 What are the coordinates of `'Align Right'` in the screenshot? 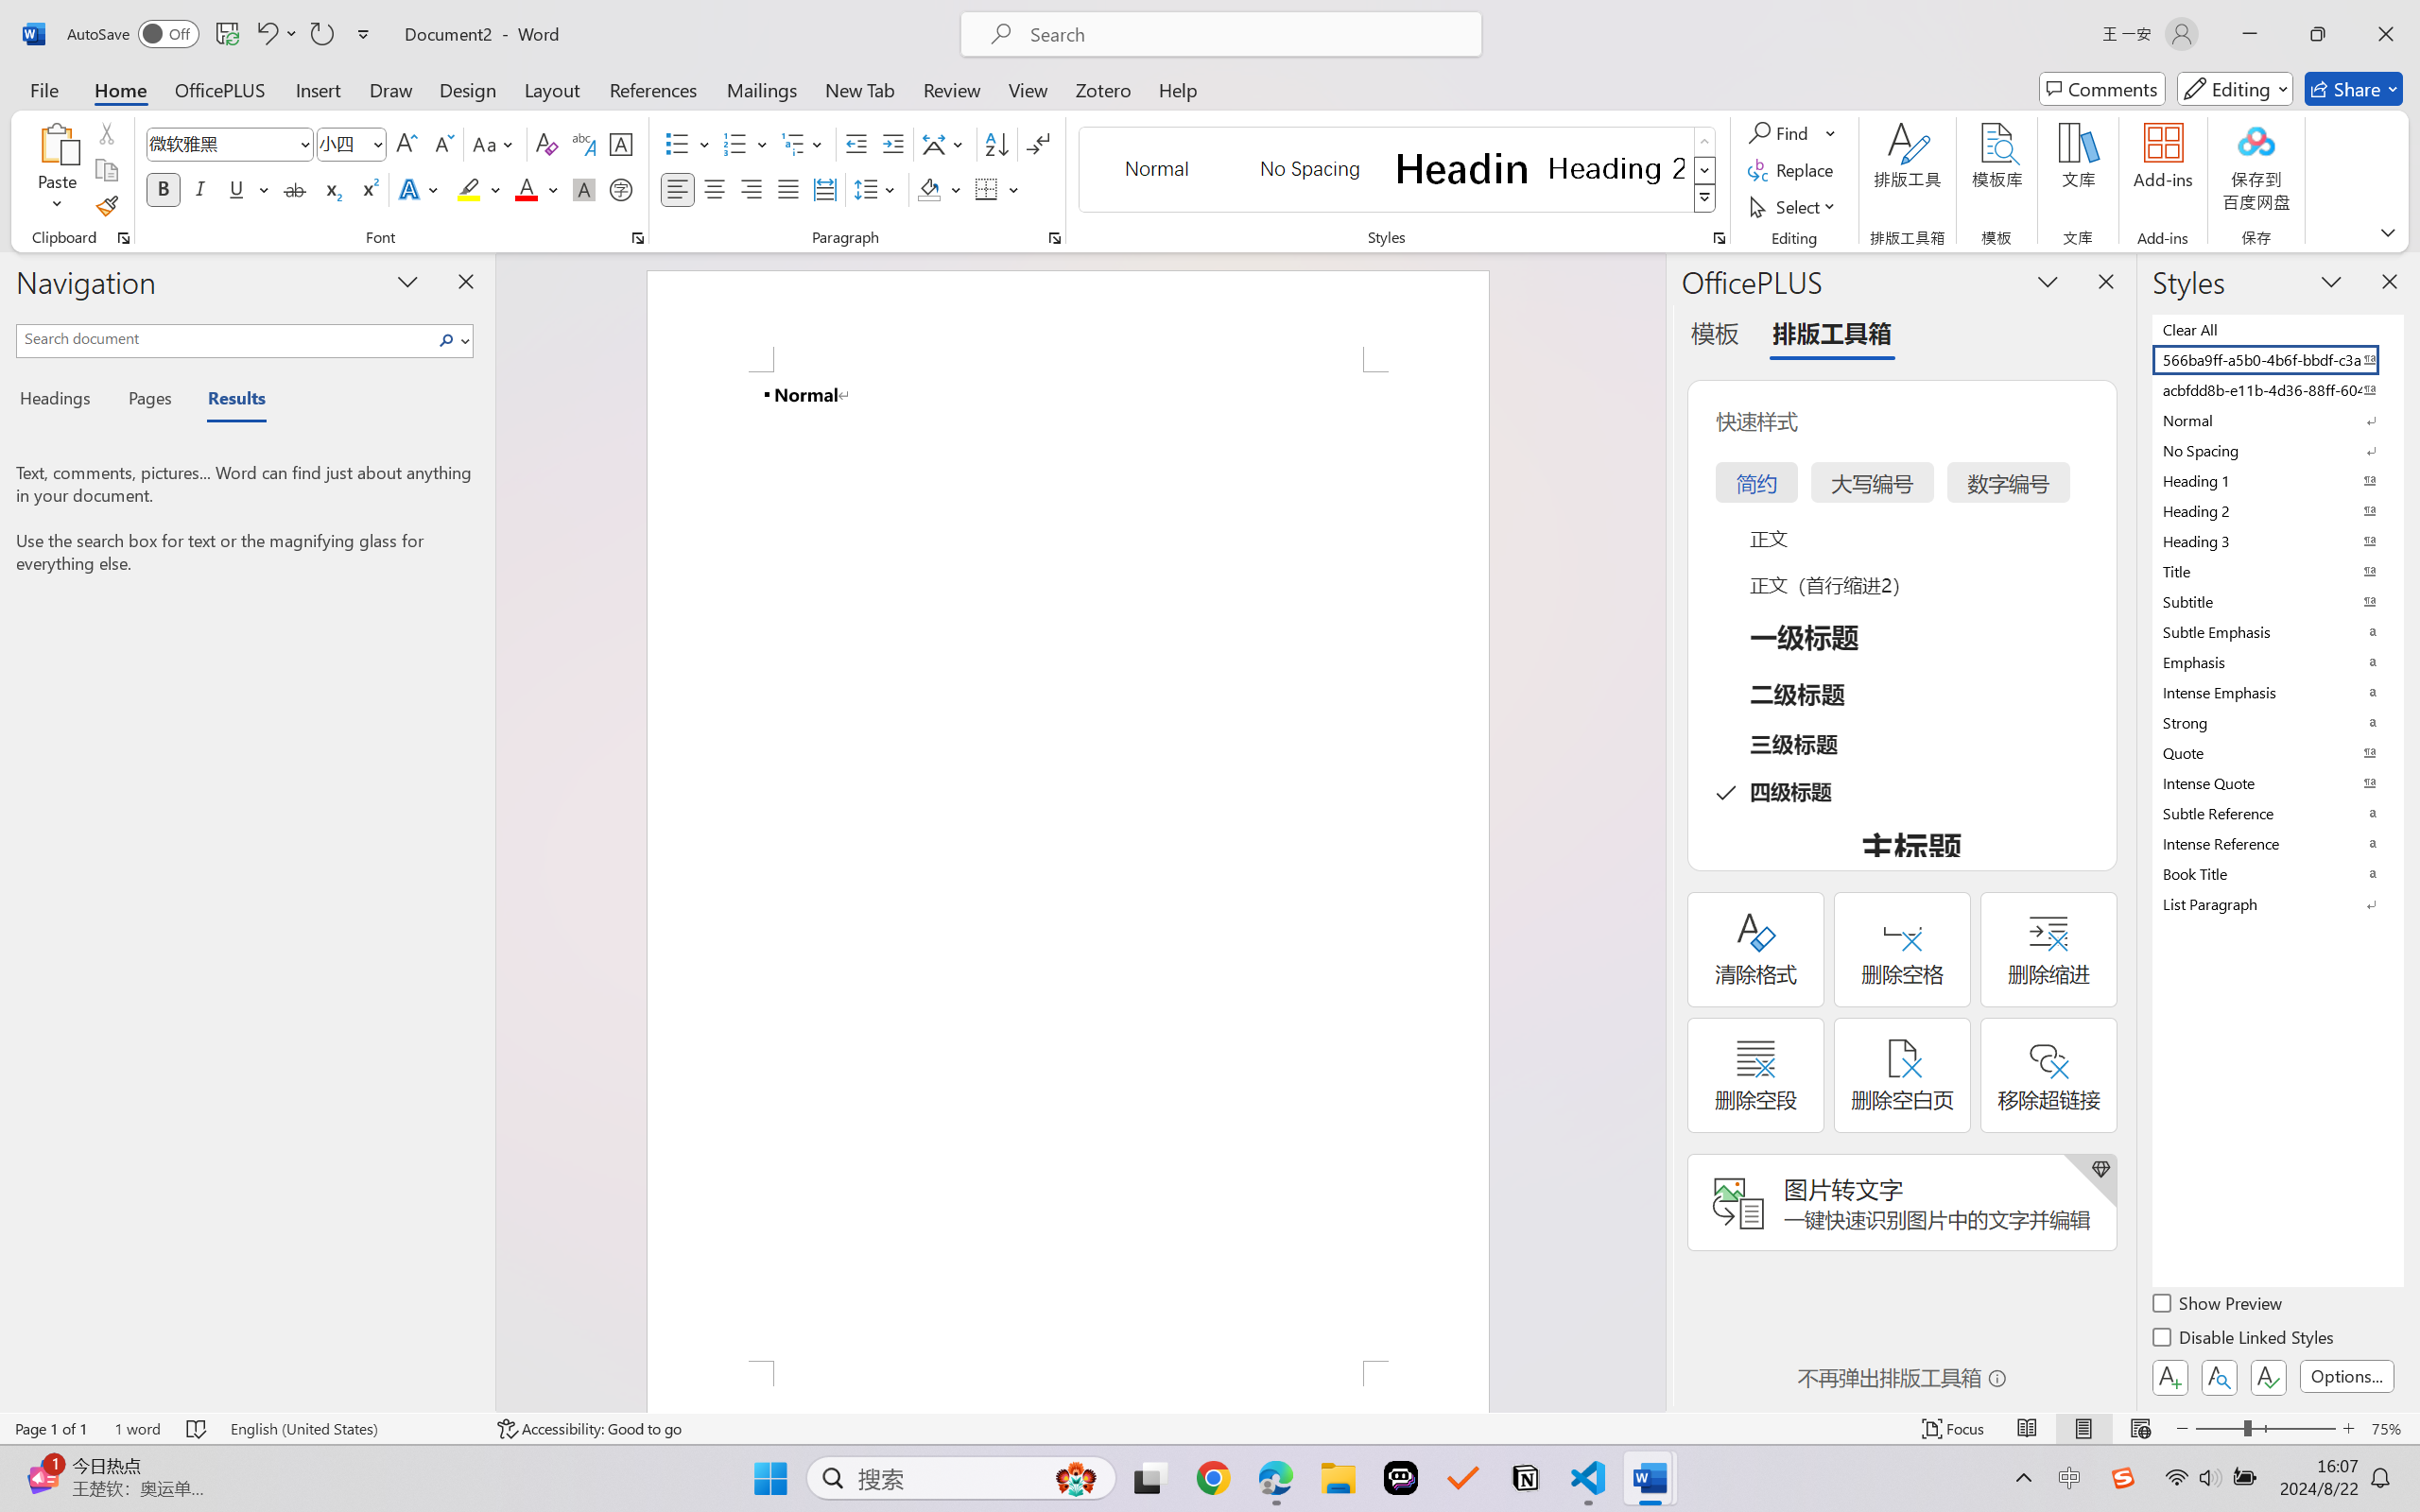 It's located at (752, 188).